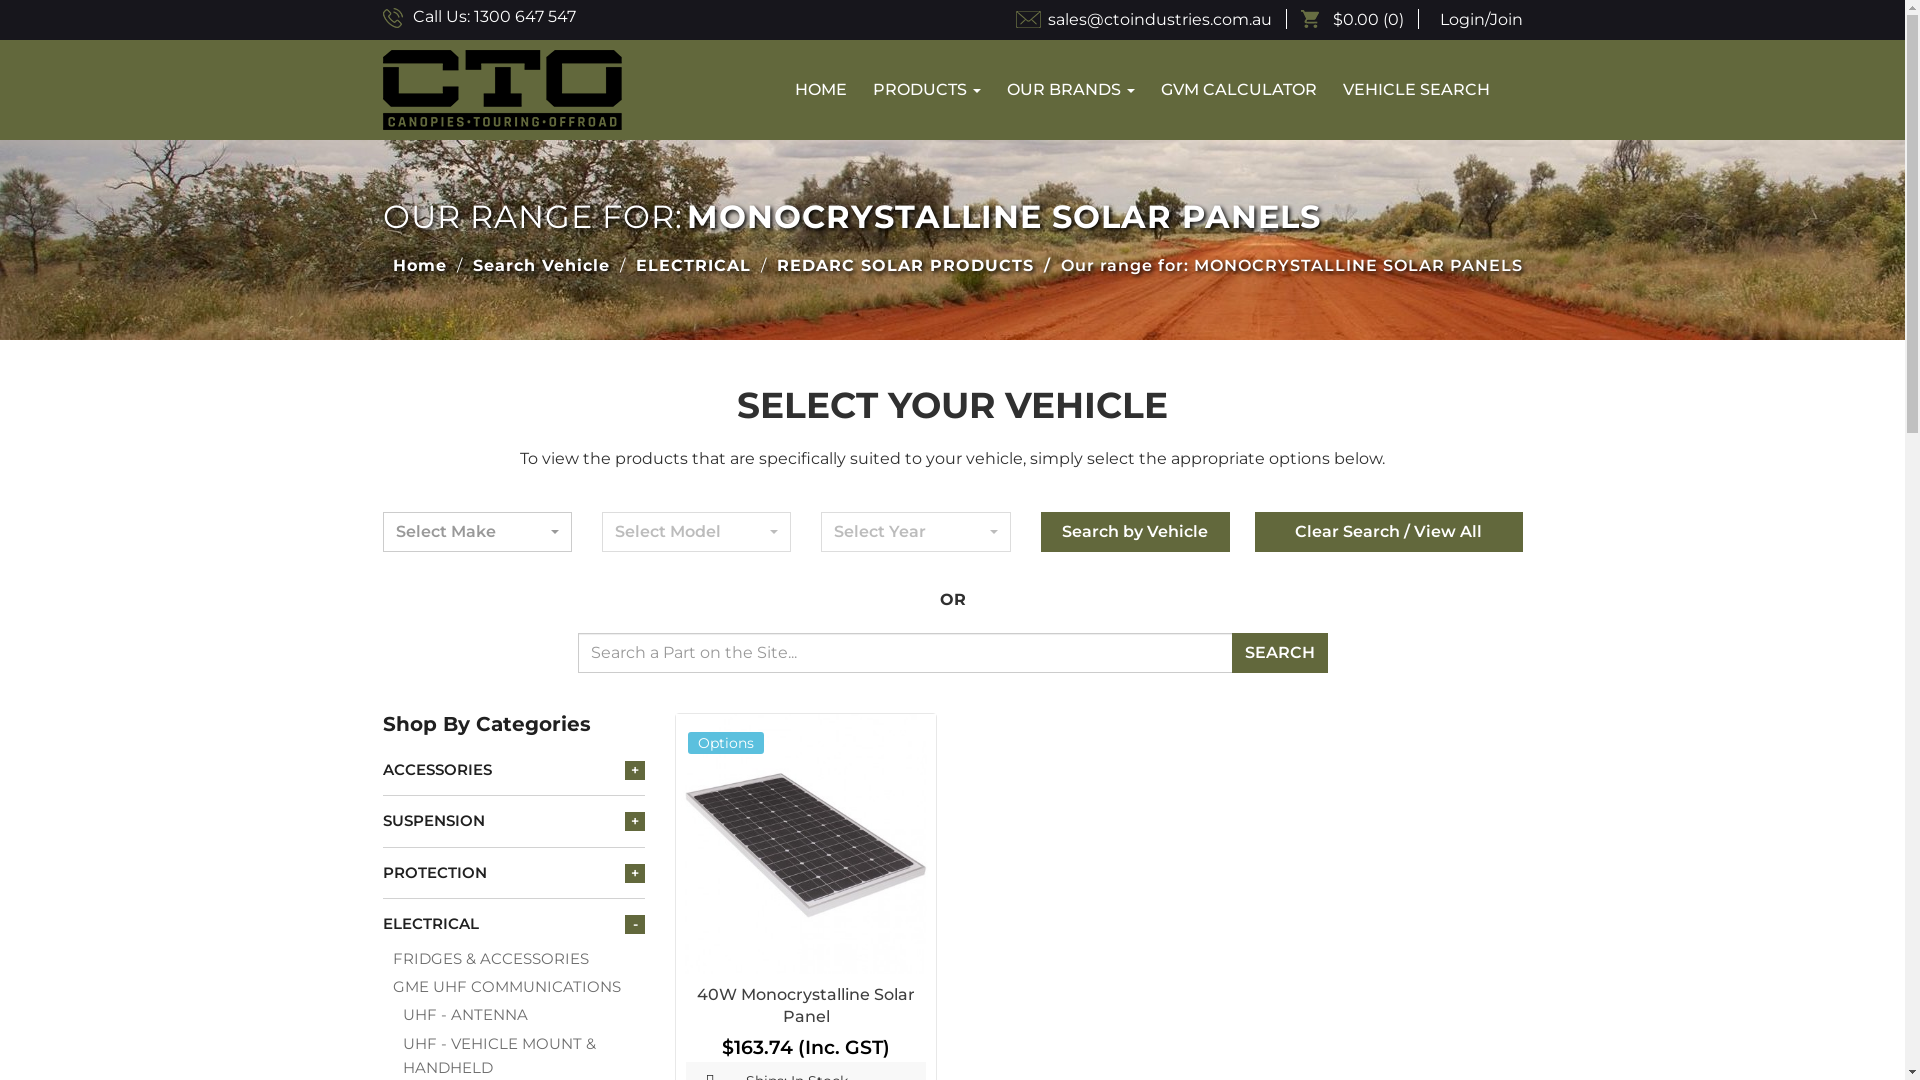  What do you see at coordinates (1151, 19) in the screenshot?
I see `'sales@ctoindustries.com.au'` at bounding box center [1151, 19].